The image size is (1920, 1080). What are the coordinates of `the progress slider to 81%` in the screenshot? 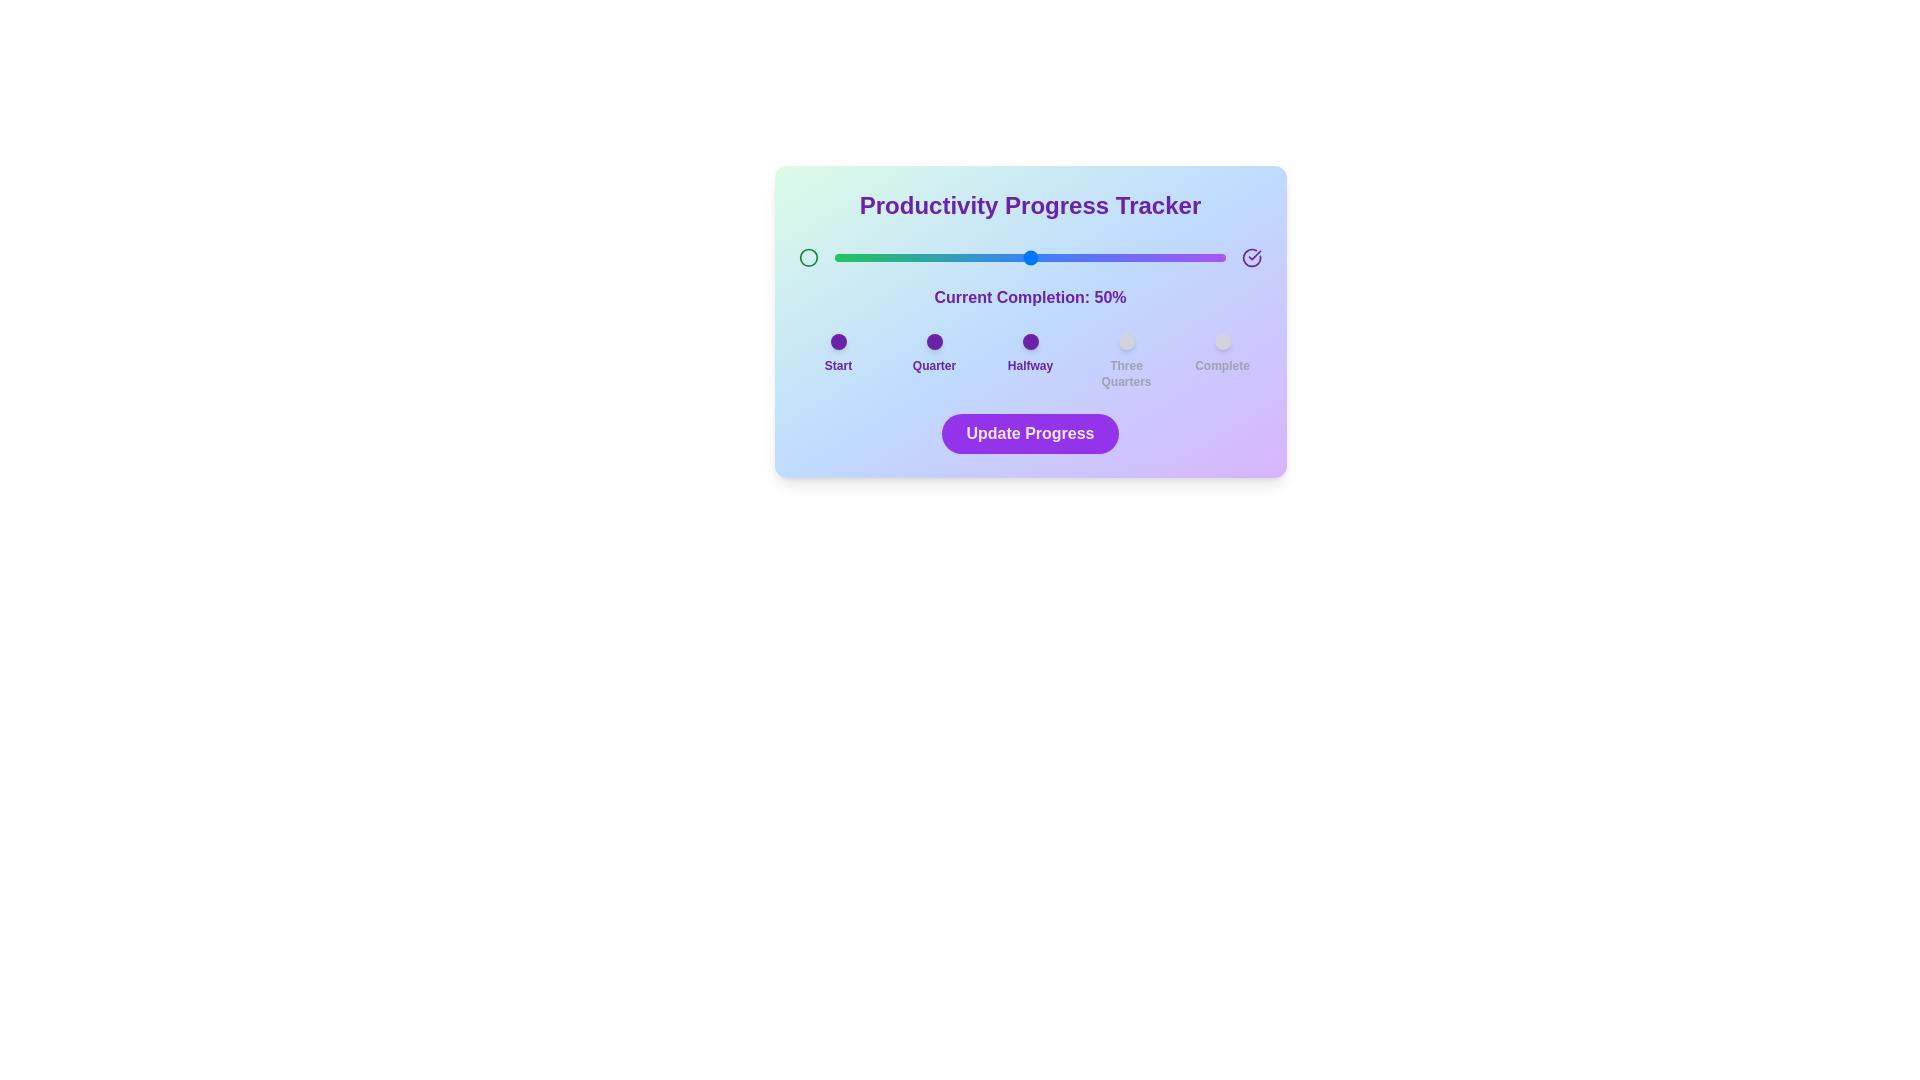 It's located at (1151, 257).